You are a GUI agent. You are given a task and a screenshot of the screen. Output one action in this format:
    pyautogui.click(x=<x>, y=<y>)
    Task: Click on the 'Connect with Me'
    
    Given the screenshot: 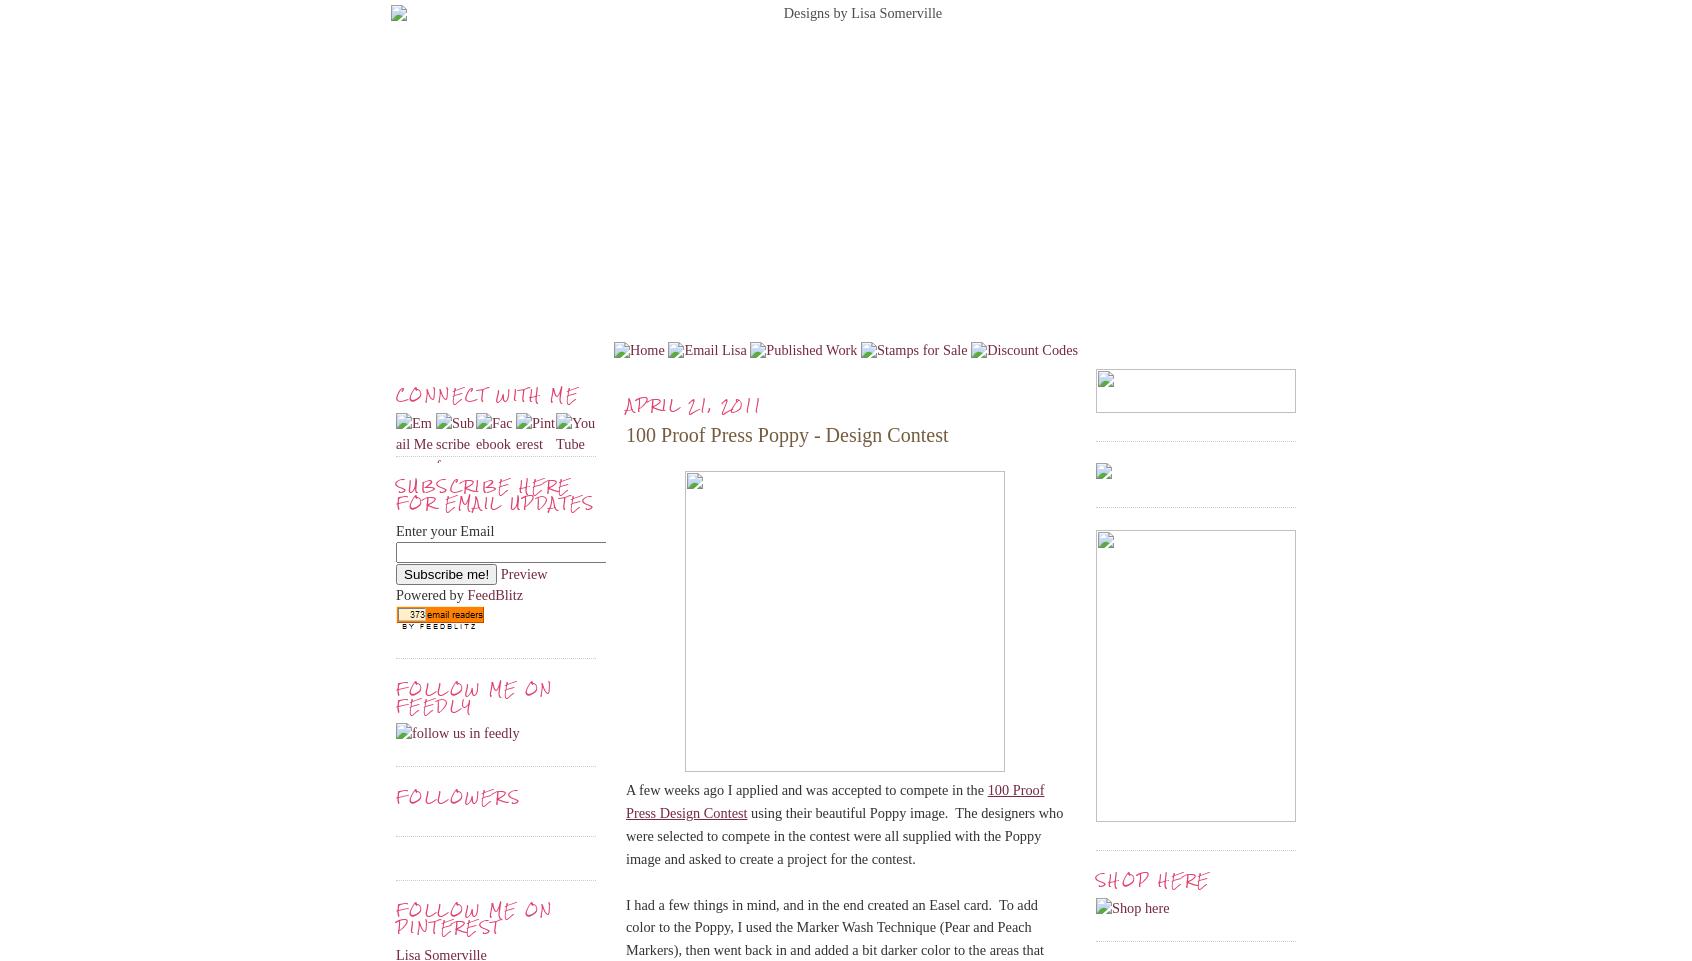 What is the action you would take?
    pyautogui.click(x=486, y=394)
    